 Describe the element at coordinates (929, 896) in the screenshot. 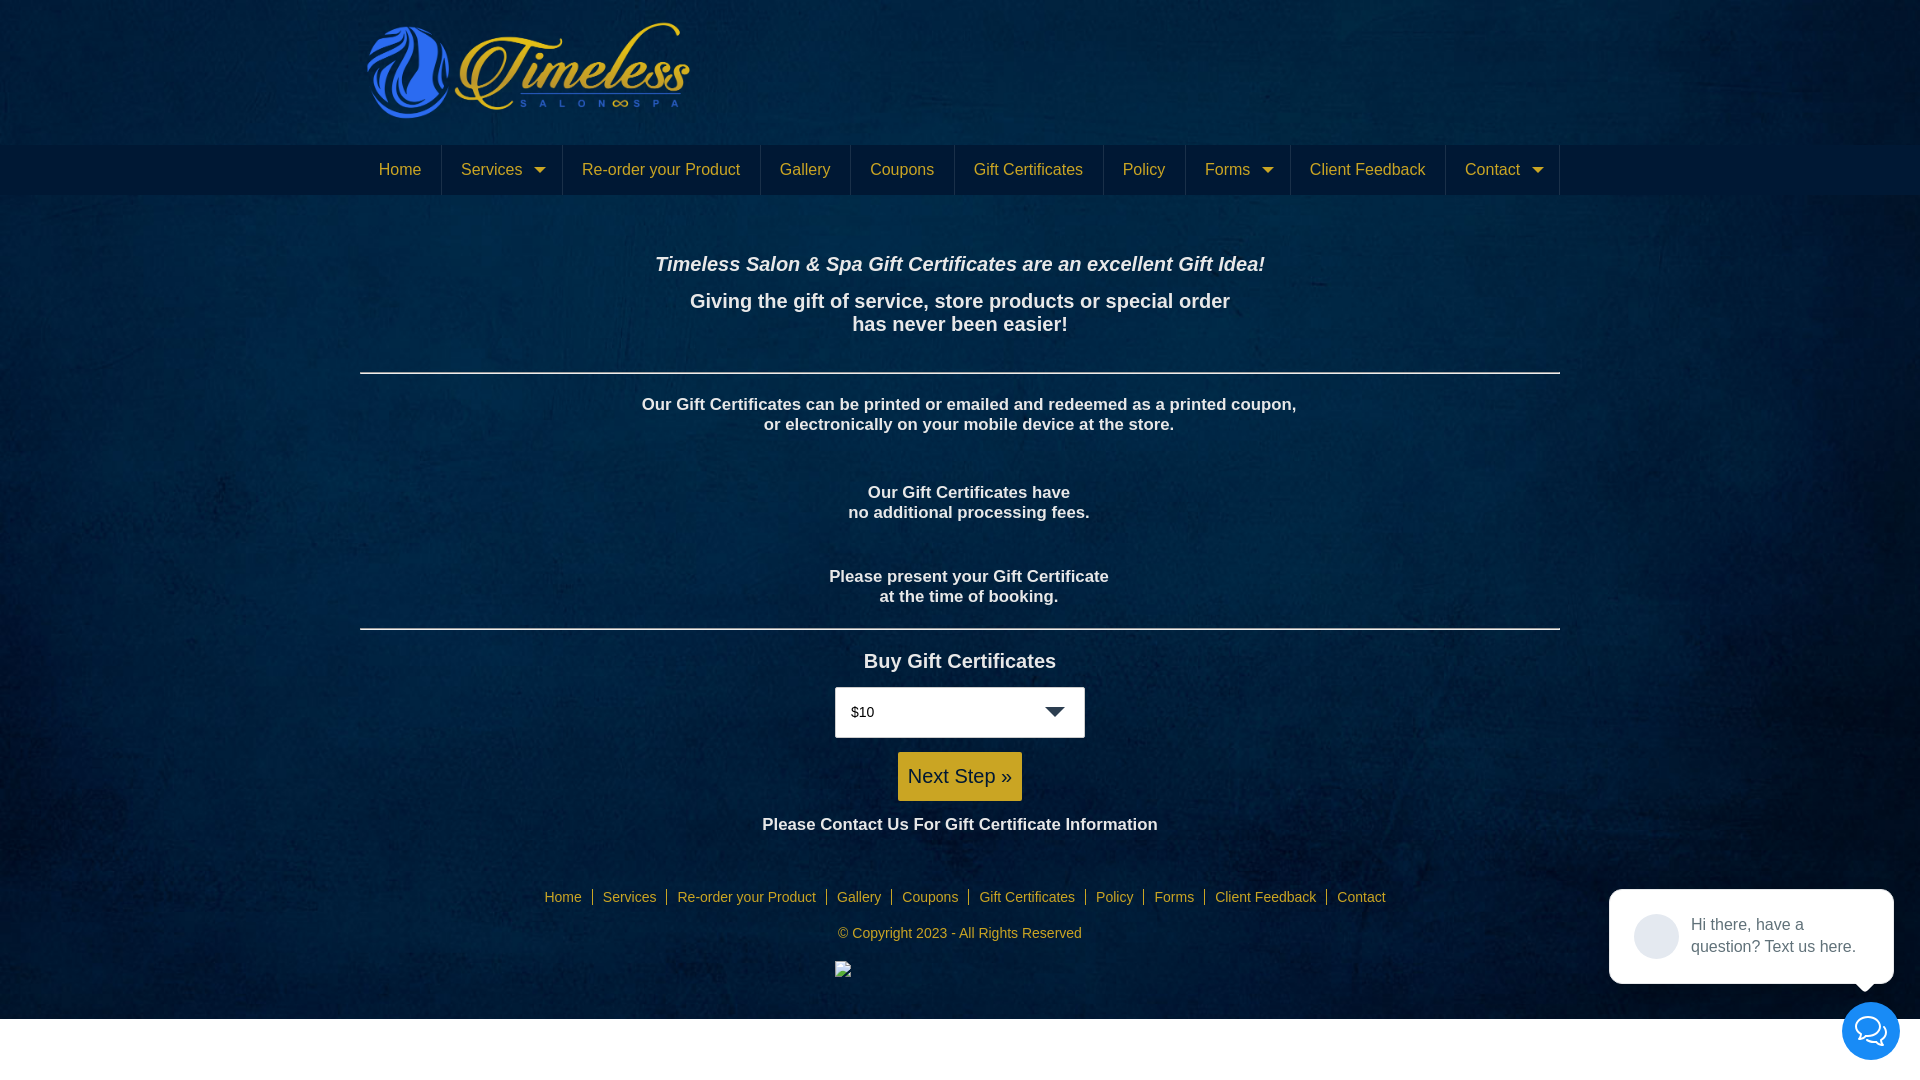

I see `'Coupons'` at that location.